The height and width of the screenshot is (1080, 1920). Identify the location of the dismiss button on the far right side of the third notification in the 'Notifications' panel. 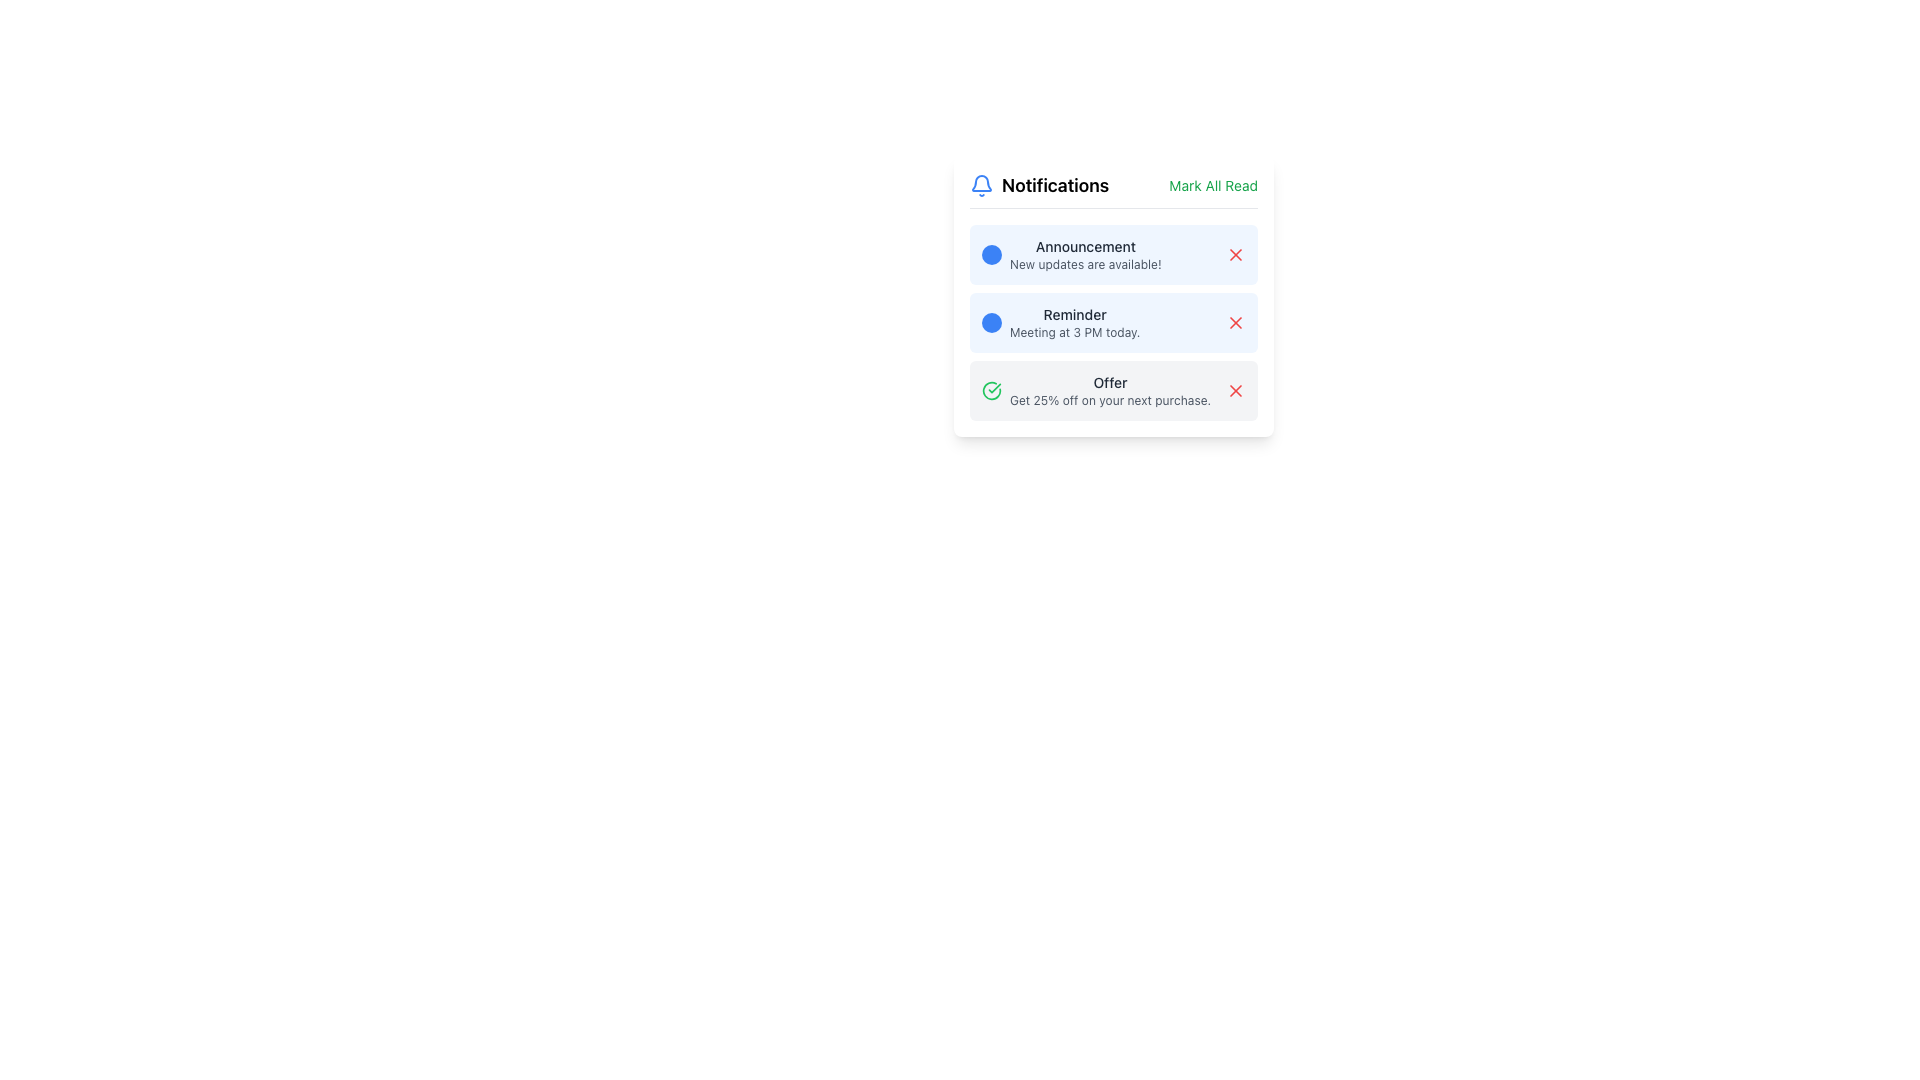
(1235, 390).